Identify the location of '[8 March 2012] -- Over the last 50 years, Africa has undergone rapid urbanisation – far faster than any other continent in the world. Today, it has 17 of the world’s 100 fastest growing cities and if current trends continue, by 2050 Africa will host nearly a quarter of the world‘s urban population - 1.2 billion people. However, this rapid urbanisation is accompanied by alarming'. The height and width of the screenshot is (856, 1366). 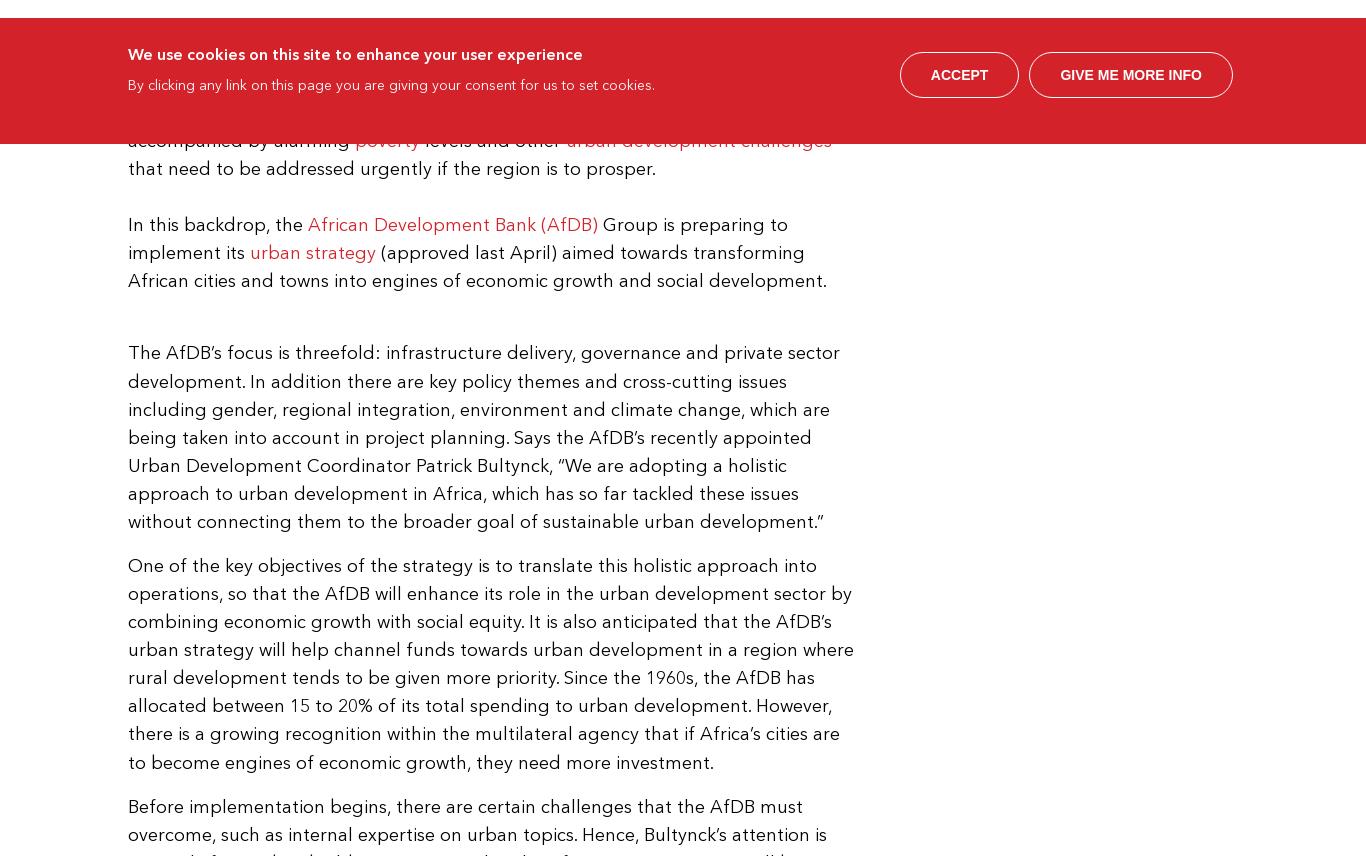
(492, 83).